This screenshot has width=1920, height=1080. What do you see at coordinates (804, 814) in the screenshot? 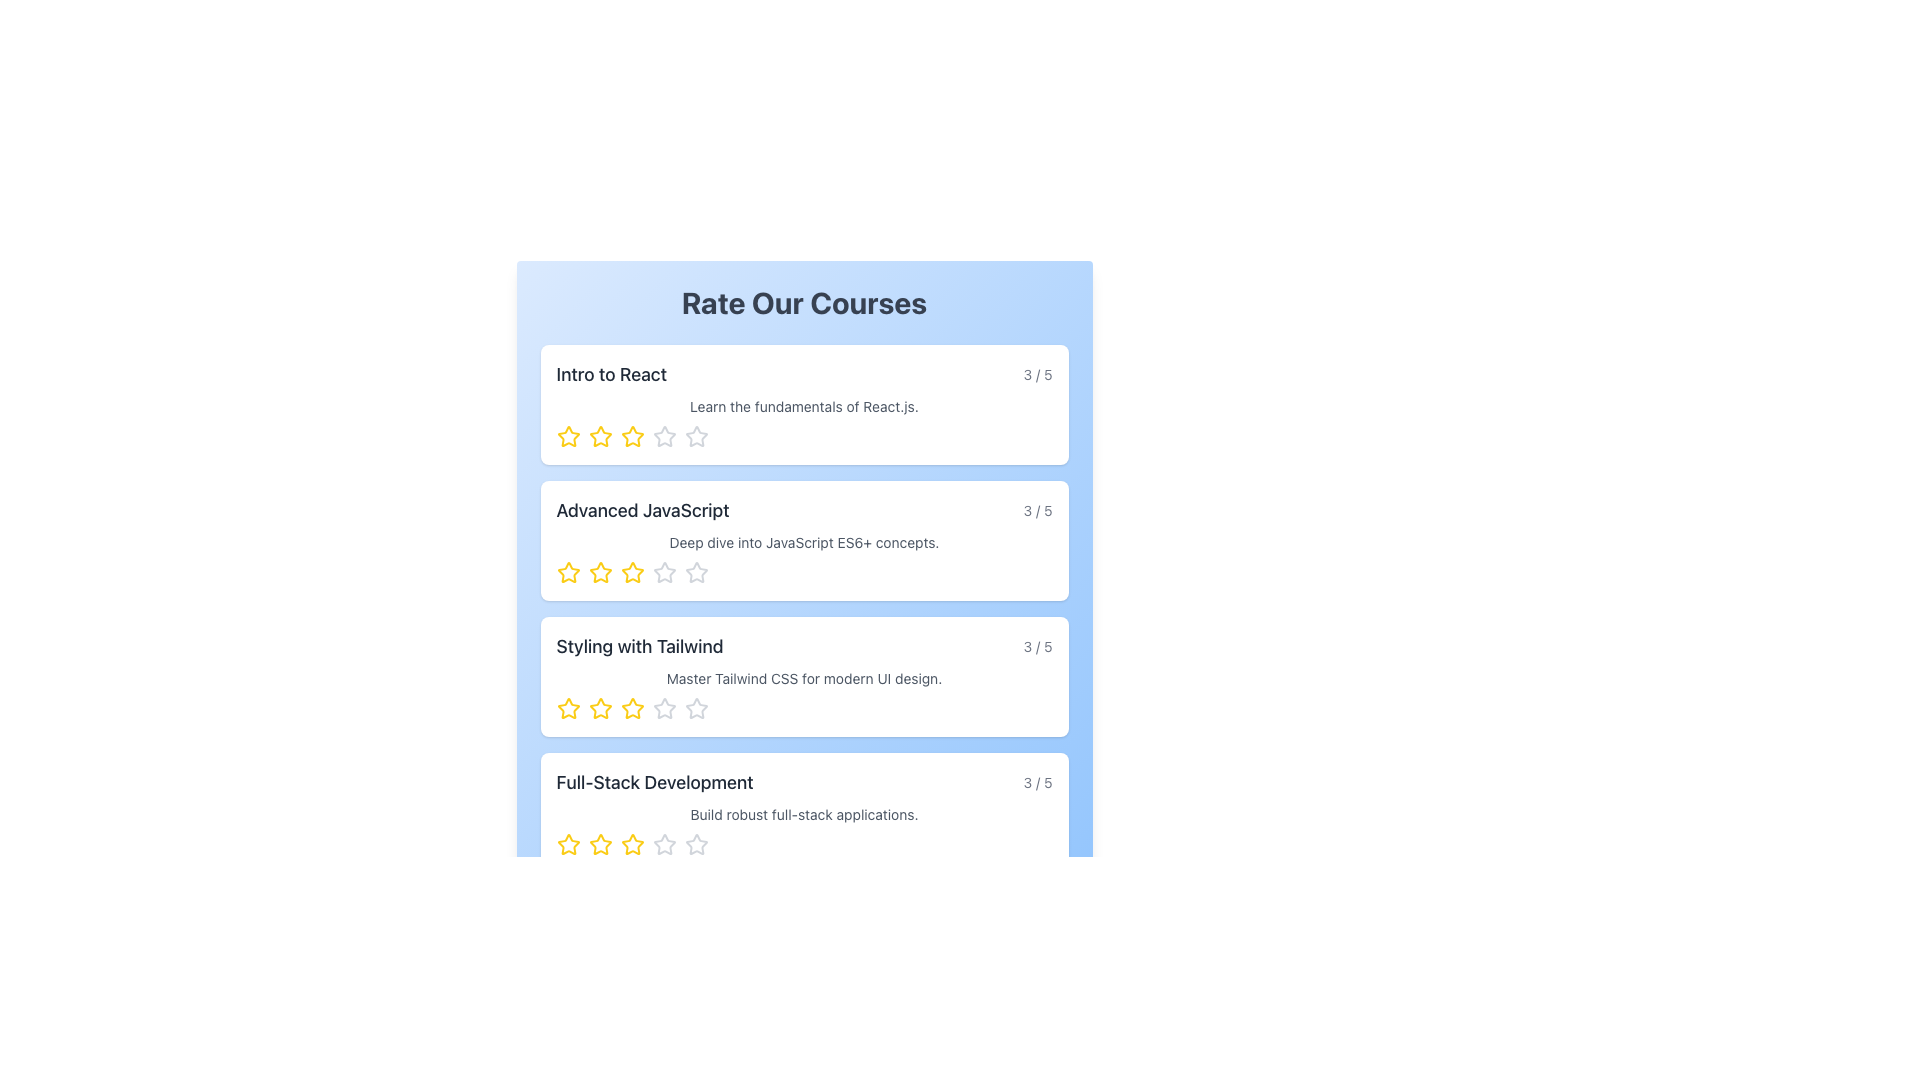
I see `the descriptive caption element explaining the content of the 'Full-Stack Development' section, located beneath the title and rating number` at bounding box center [804, 814].